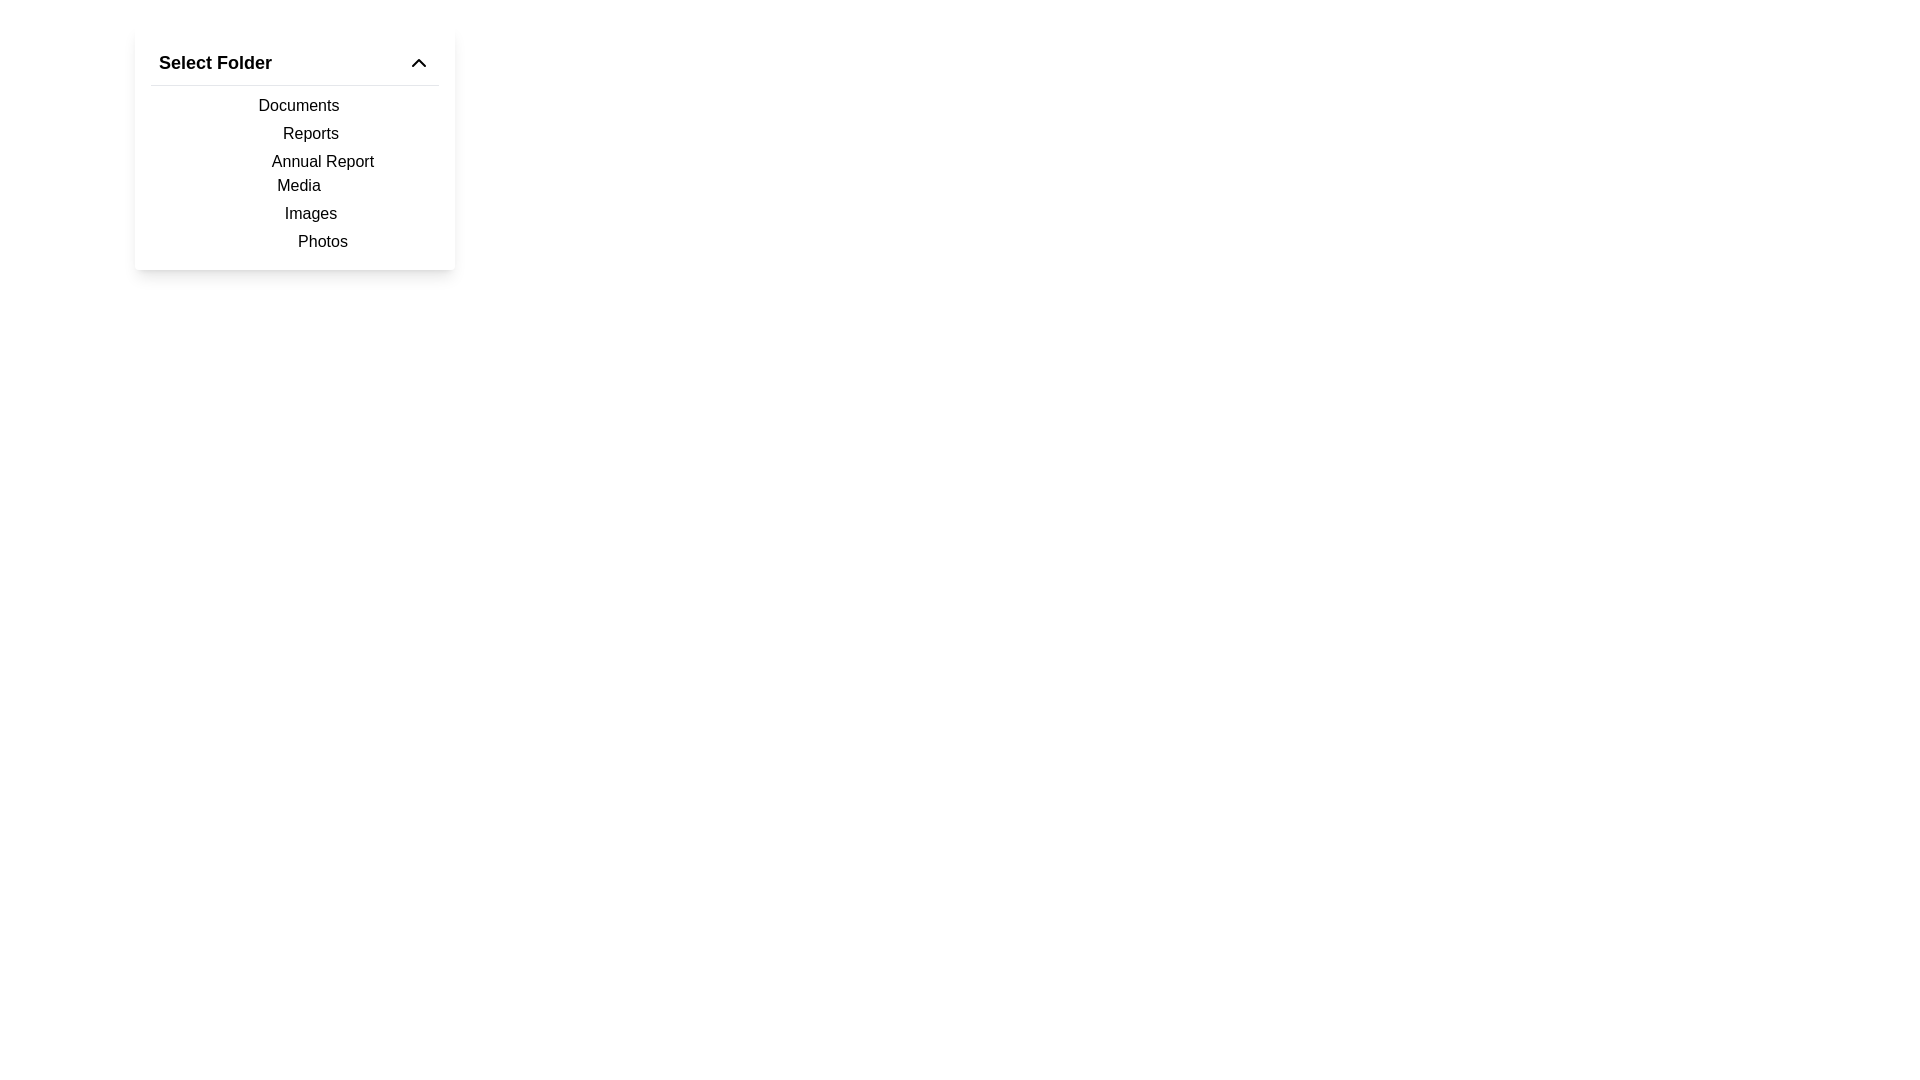  What do you see at coordinates (306, 146) in the screenshot?
I see `the 'Reports' menu item in the dropdown menu titled 'Select Folder', which is the second item below 'Documents'` at bounding box center [306, 146].